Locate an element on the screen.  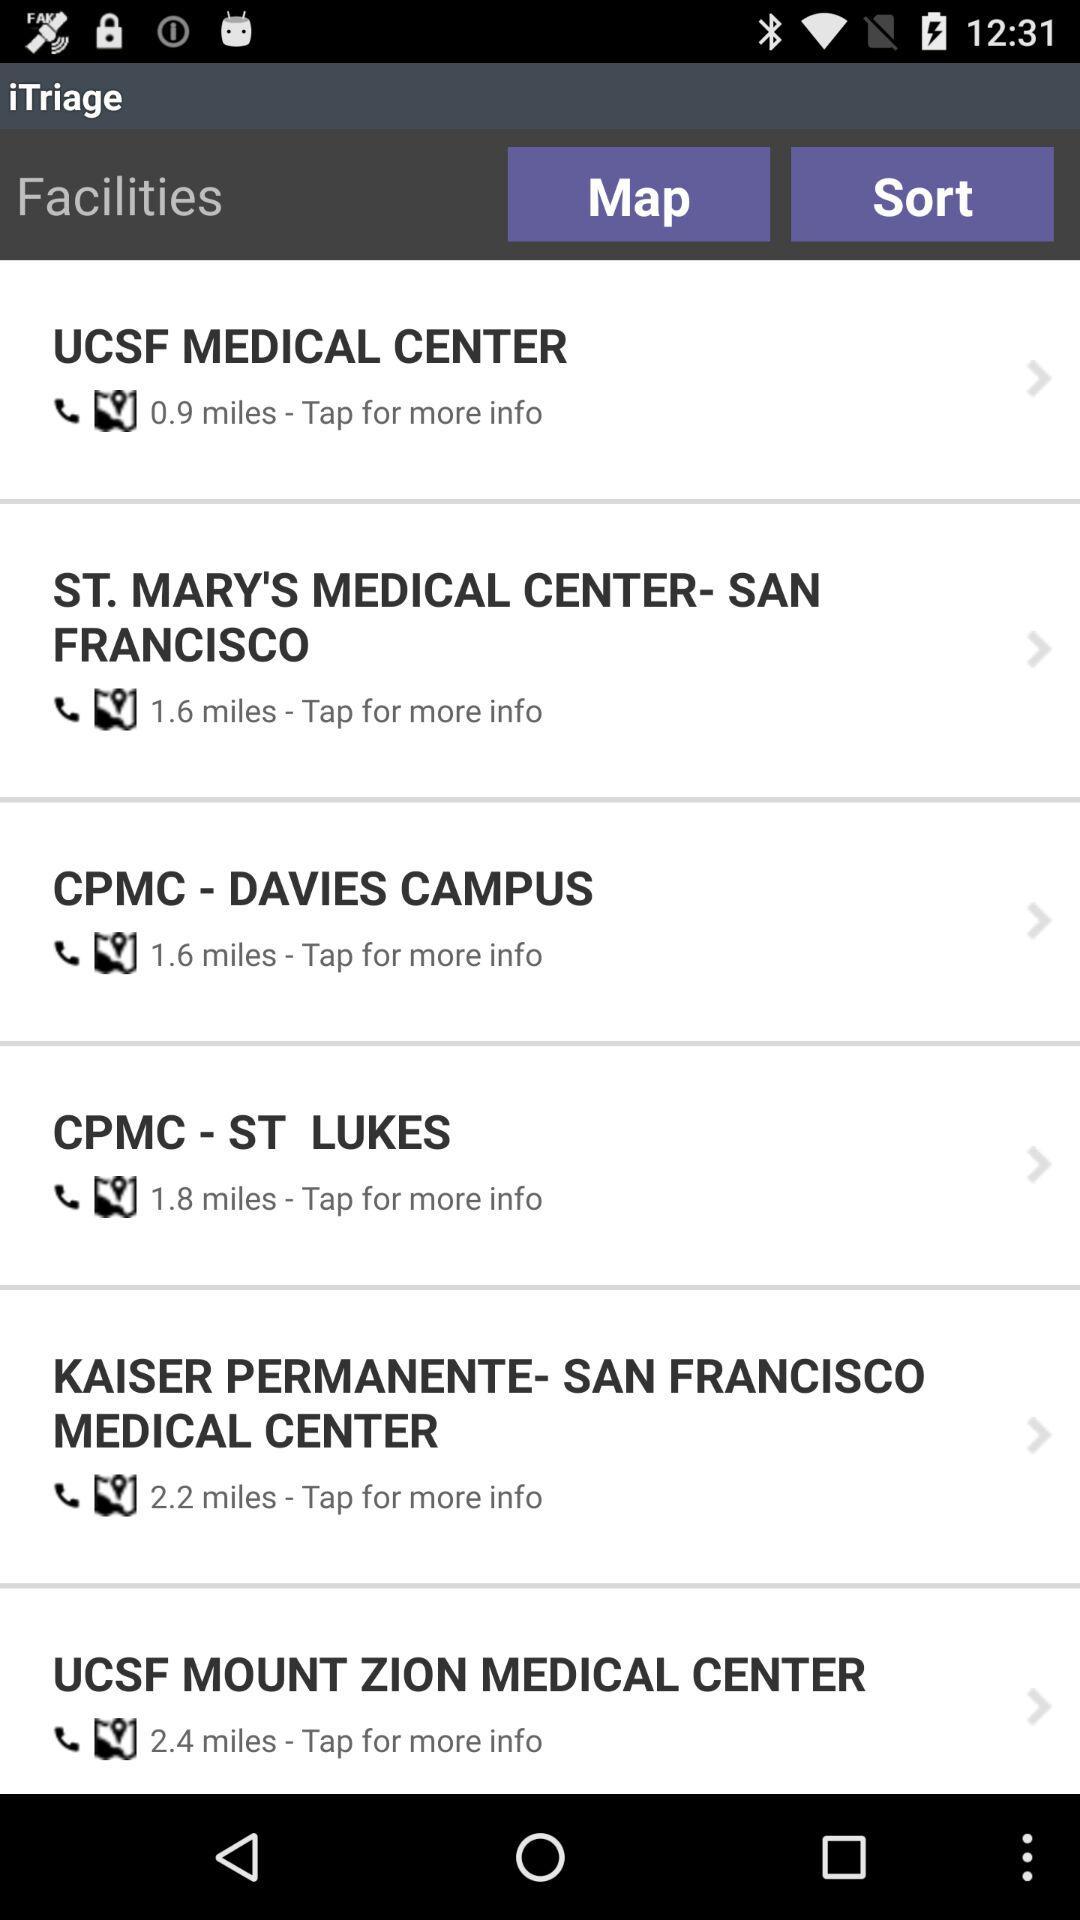
item next to the map is located at coordinates (922, 194).